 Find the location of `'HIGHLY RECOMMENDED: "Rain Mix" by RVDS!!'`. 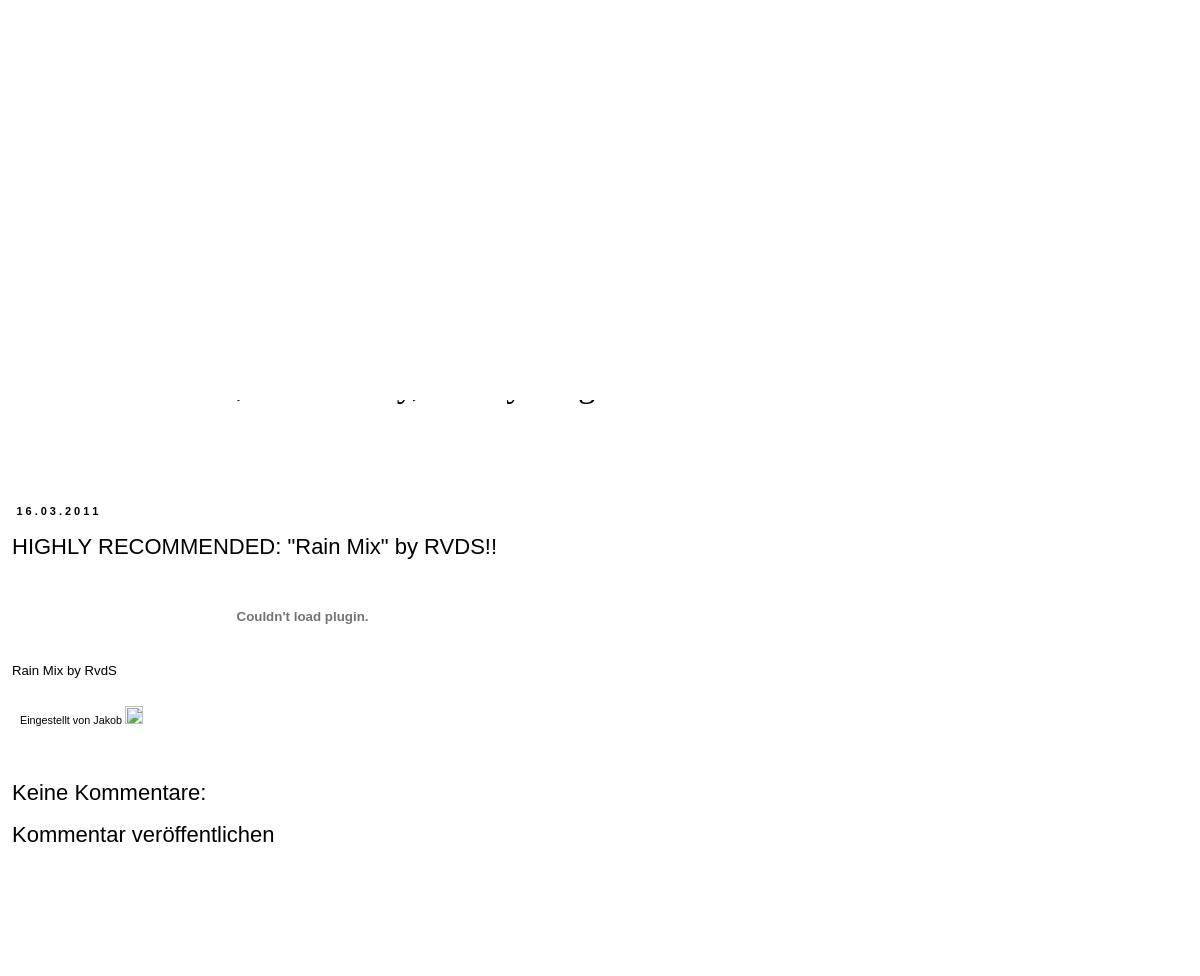

'HIGHLY RECOMMENDED: "Rain Mix" by RVDS!!' is located at coordinates (253, 545).